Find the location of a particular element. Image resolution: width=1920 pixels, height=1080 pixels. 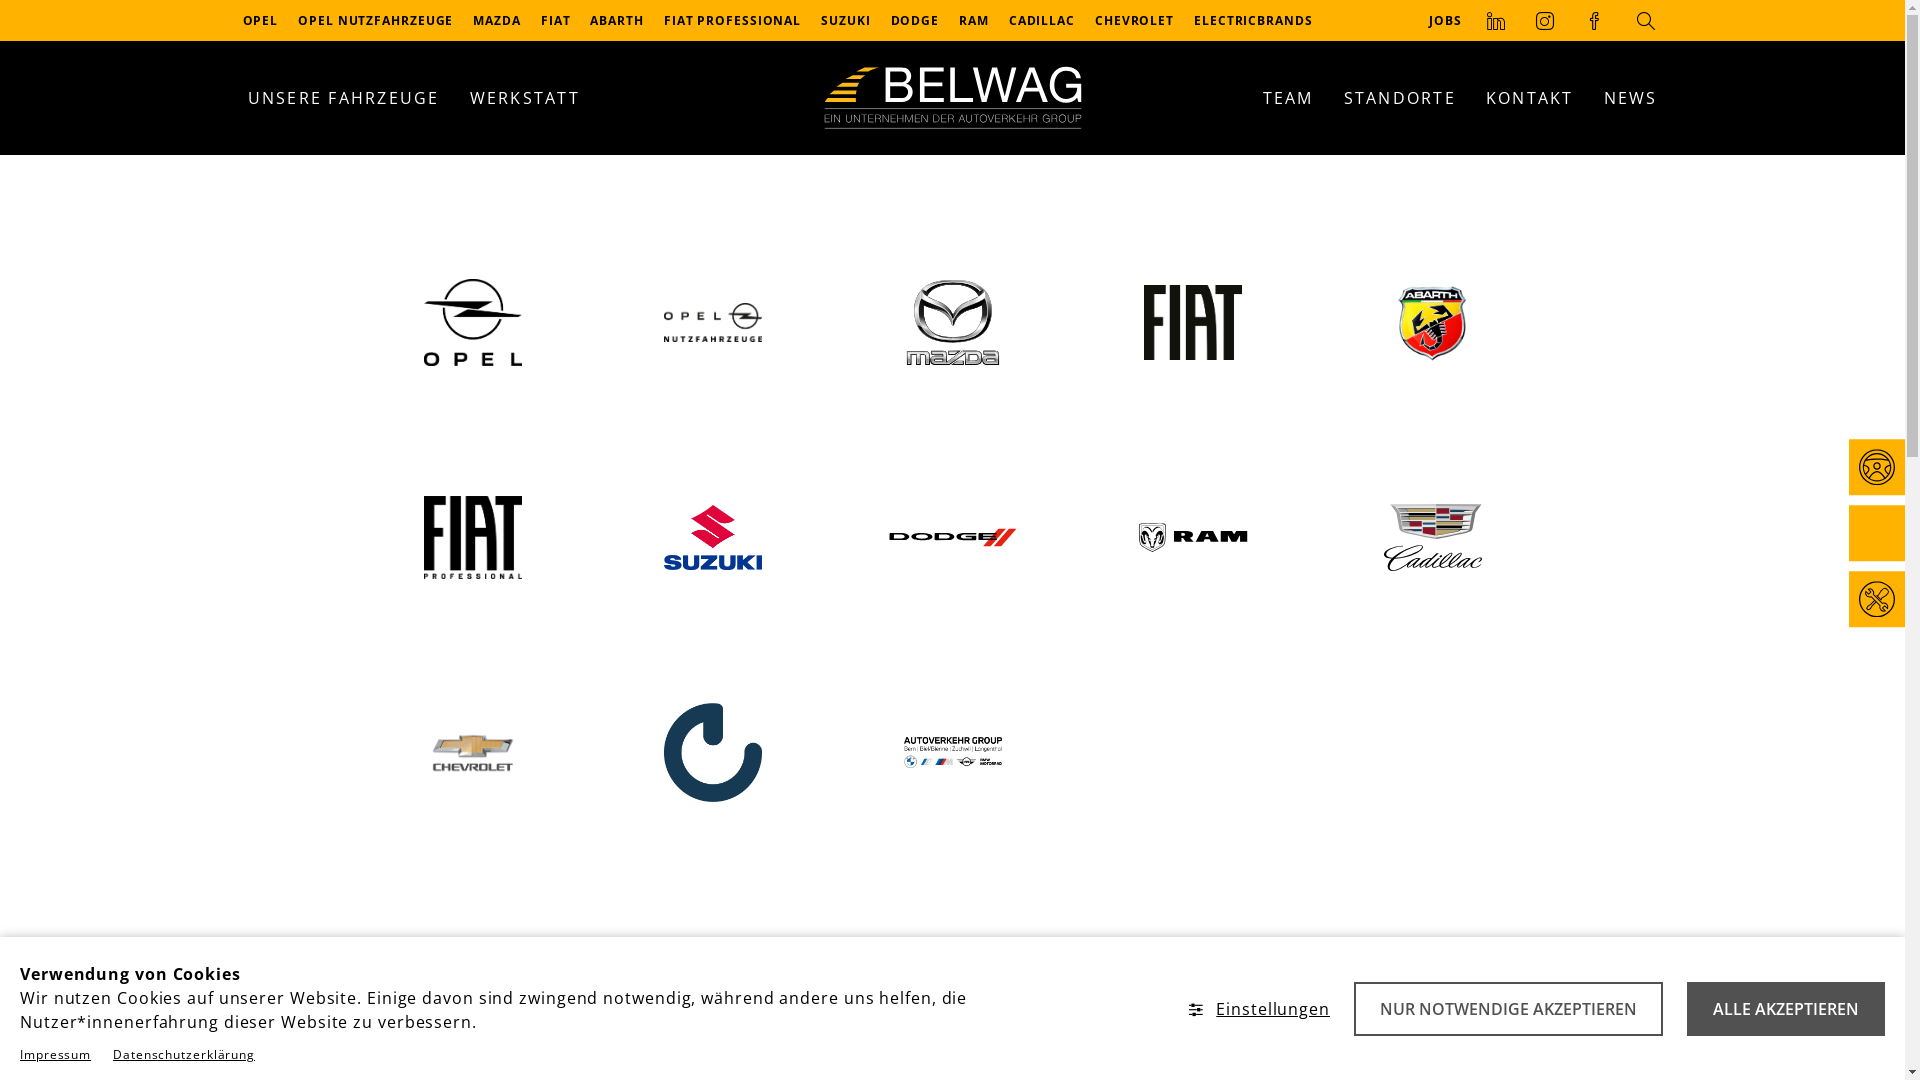

'Chevrolet' is located at coordinates (470, 752).